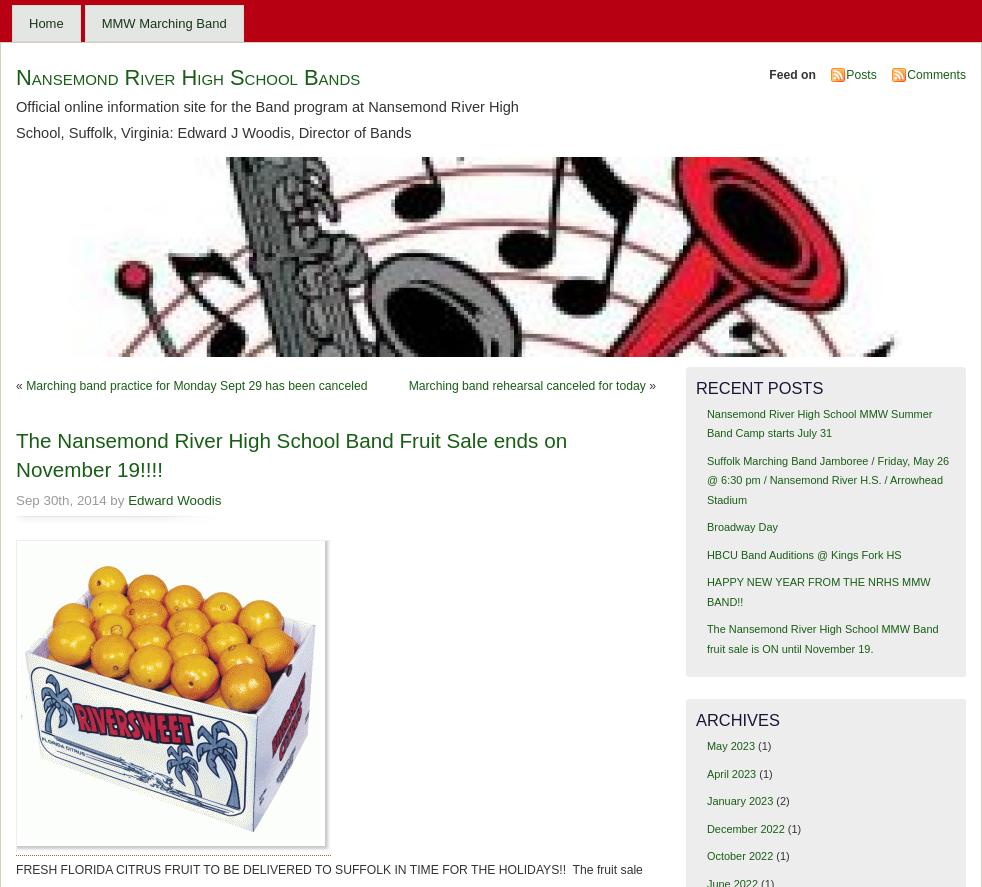 Image resolution: width=982 pixels, height=887 pixels. Describe the element at coordinates (70, 499) in the screenshot. I see `'Sep 30th, 2014 by'` at that location.